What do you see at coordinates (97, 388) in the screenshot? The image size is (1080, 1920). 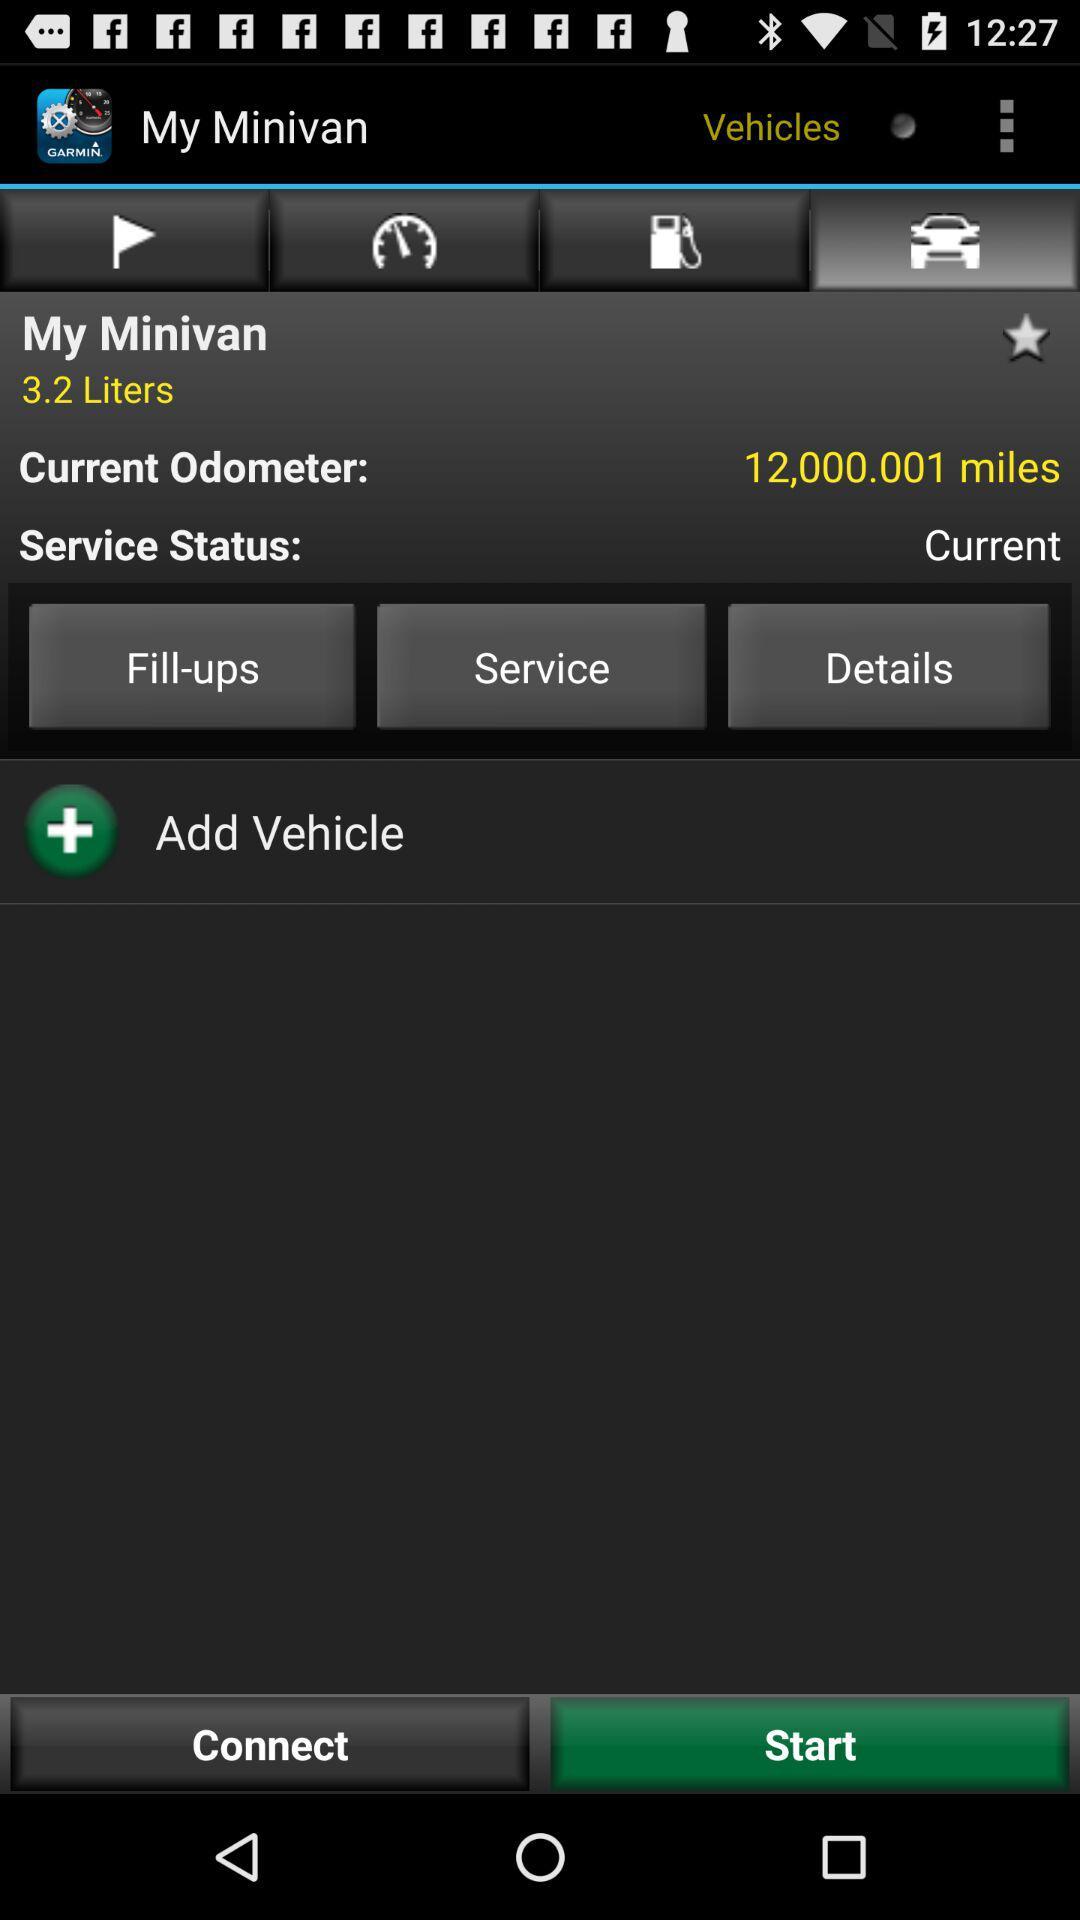 I see `app below my minivan app` at bounding box center [97, 388].